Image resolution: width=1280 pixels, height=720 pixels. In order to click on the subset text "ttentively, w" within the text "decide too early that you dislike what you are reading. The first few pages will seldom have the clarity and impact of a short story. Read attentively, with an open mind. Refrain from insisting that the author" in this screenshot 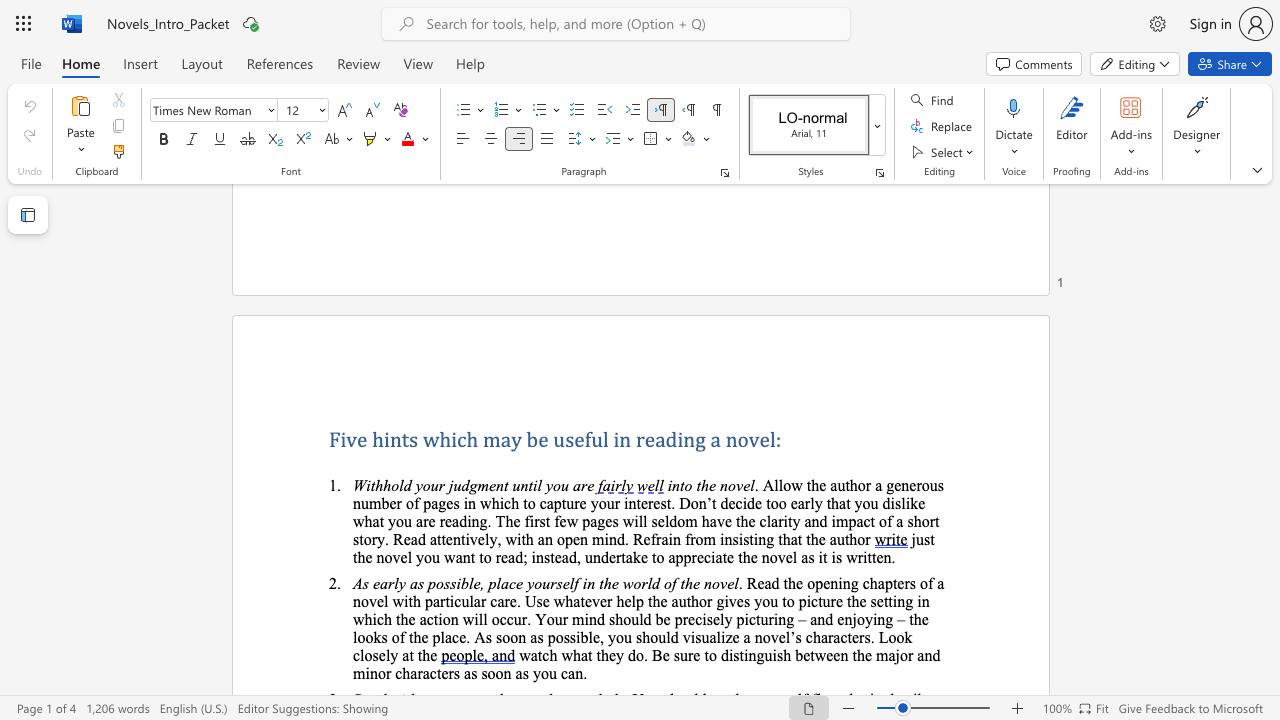, I will do `click(435, 538)`.